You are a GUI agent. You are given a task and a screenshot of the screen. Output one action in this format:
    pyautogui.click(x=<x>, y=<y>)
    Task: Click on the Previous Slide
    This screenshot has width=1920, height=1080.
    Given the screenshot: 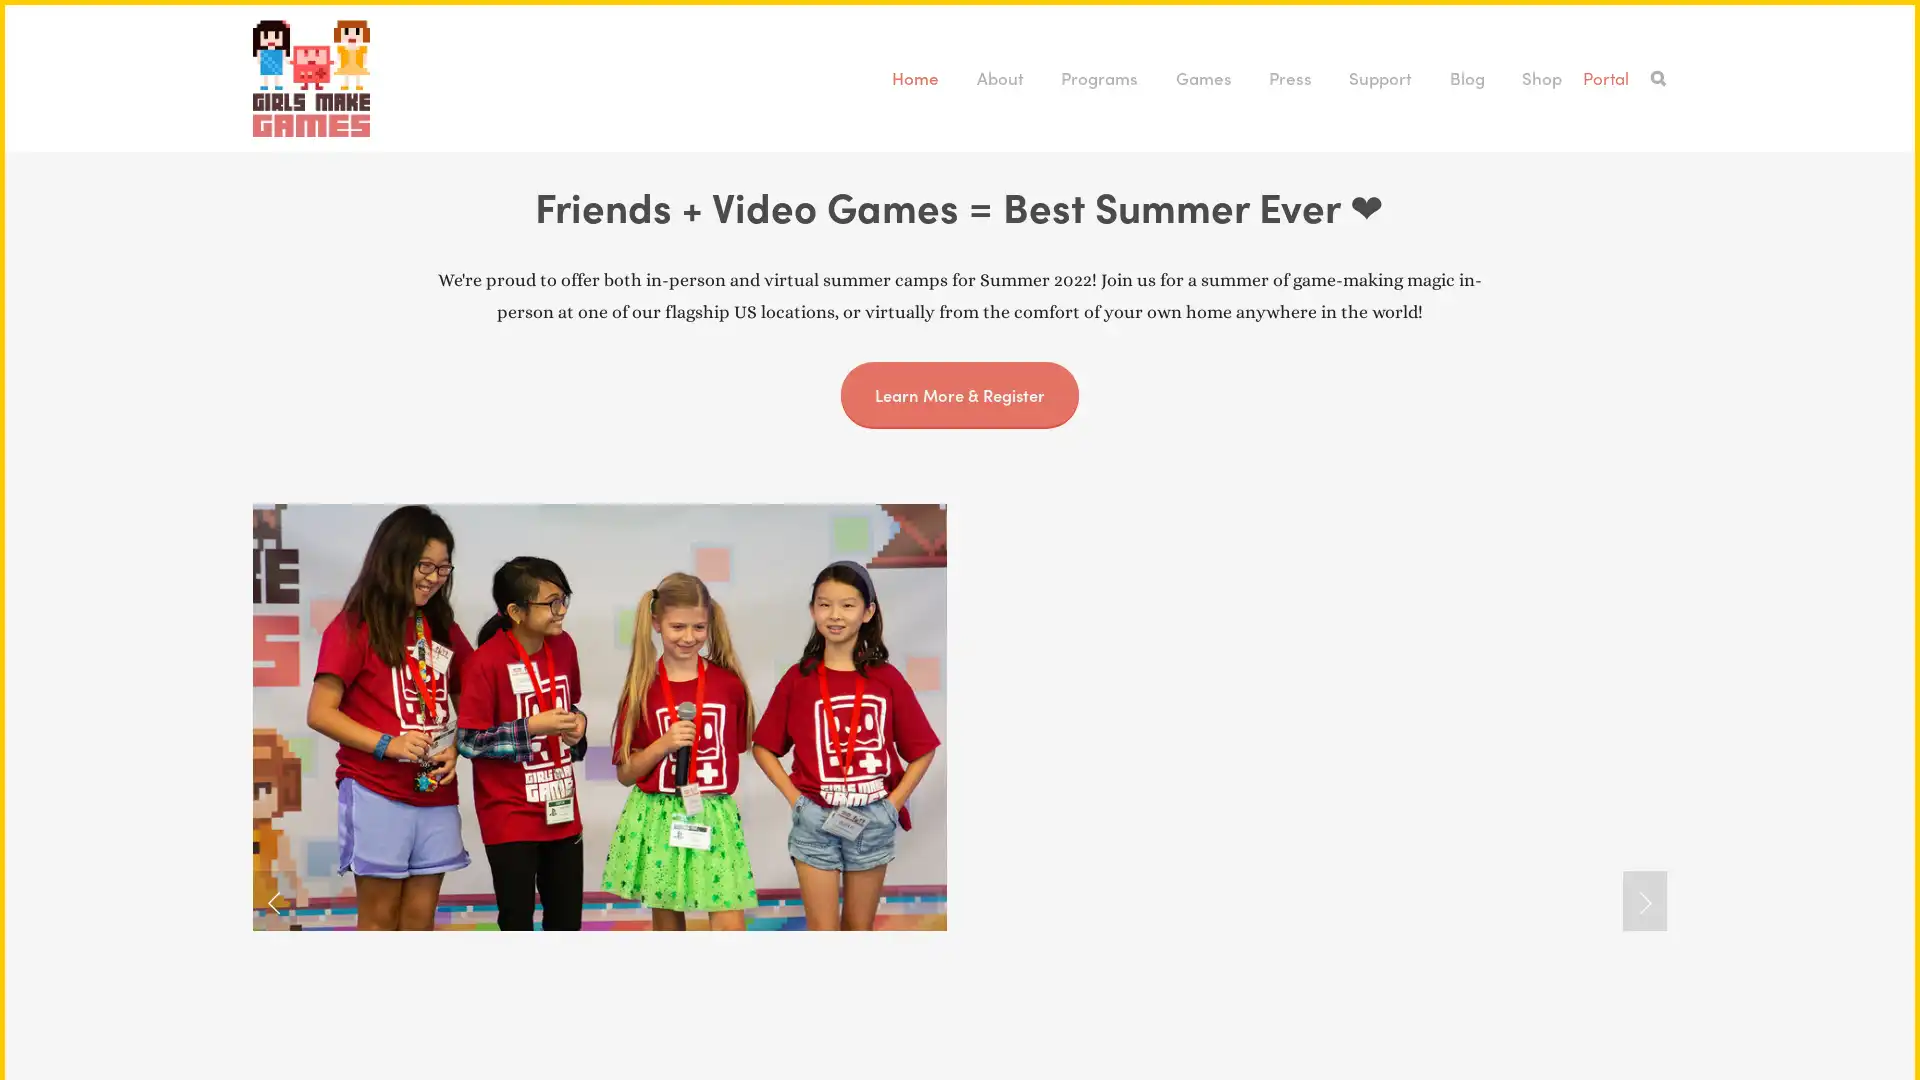 What is the action you would take?
    pyautogui.click(x=273, y=901)
    